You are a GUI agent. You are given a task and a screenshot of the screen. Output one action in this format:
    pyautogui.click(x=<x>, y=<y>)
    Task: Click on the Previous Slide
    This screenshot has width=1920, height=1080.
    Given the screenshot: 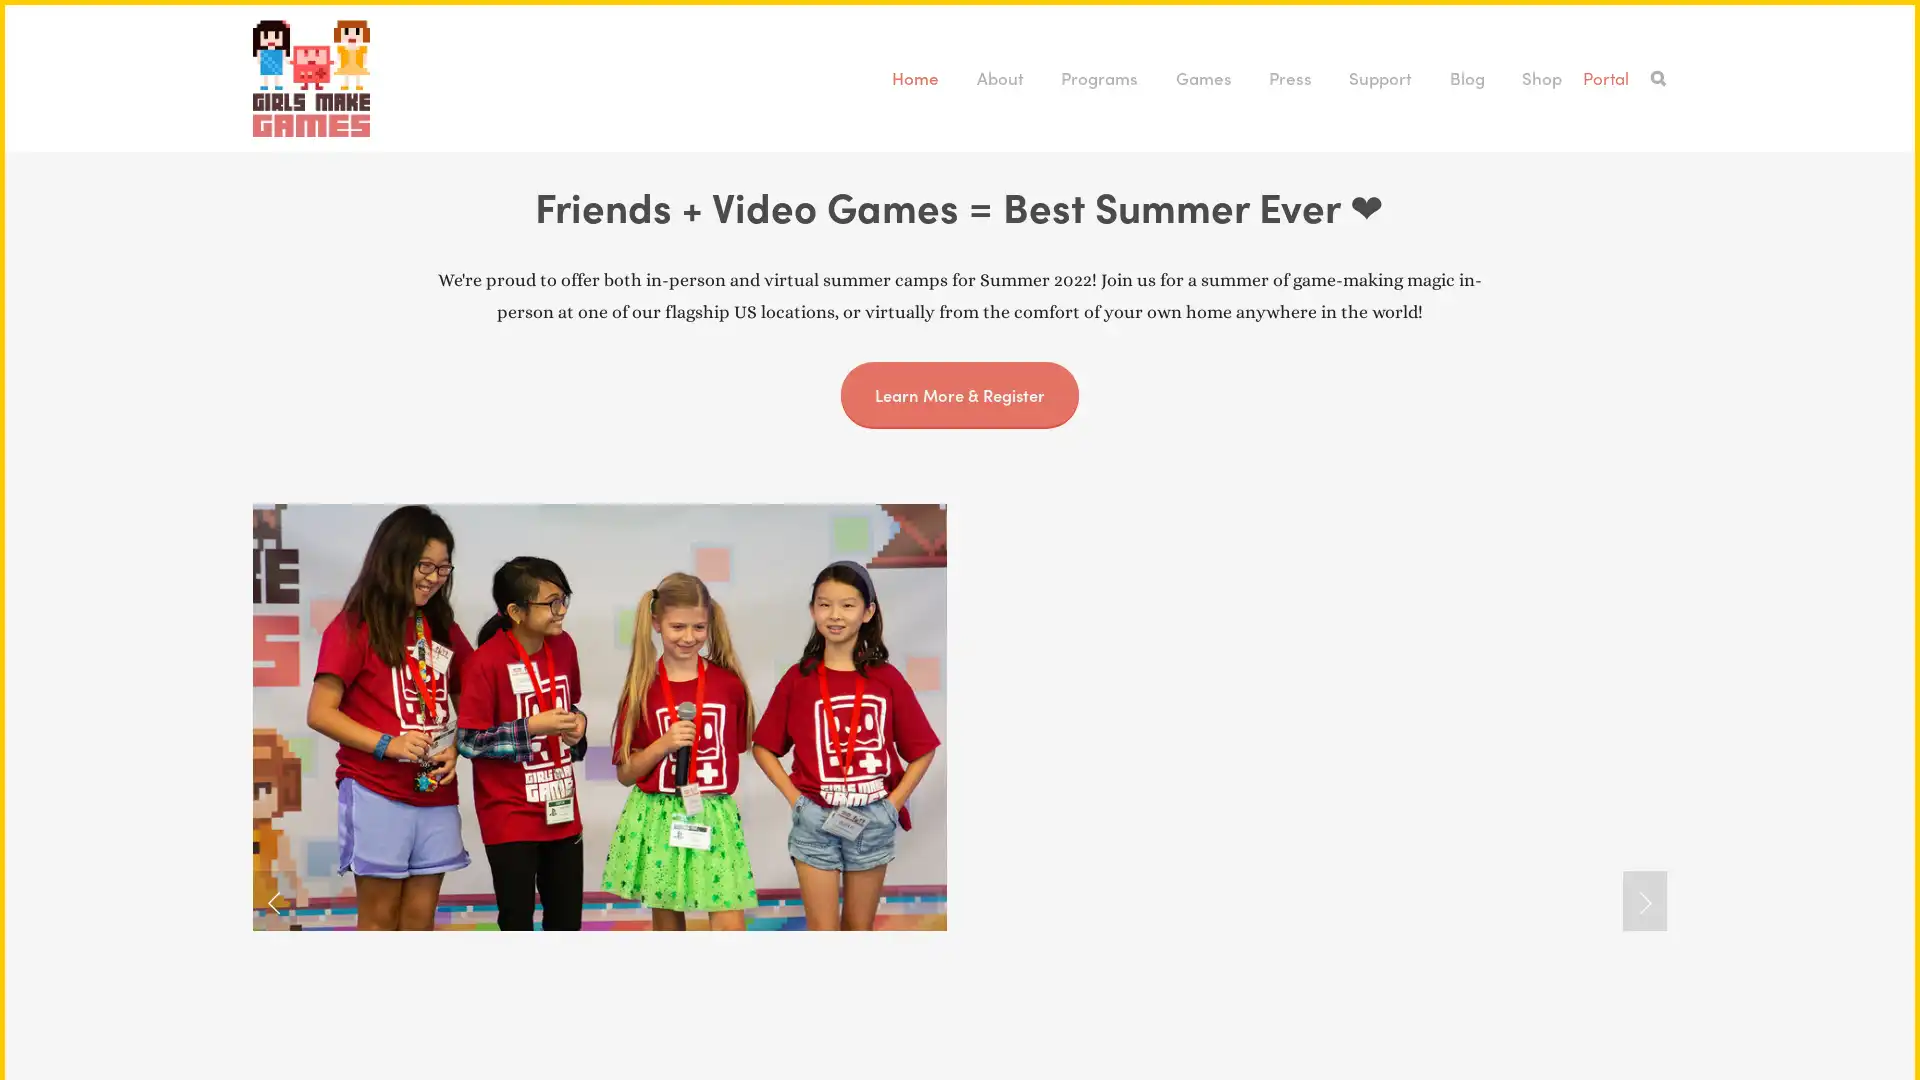 What is the action you would take?
    pyautogui.click(x=273, y=901)
    